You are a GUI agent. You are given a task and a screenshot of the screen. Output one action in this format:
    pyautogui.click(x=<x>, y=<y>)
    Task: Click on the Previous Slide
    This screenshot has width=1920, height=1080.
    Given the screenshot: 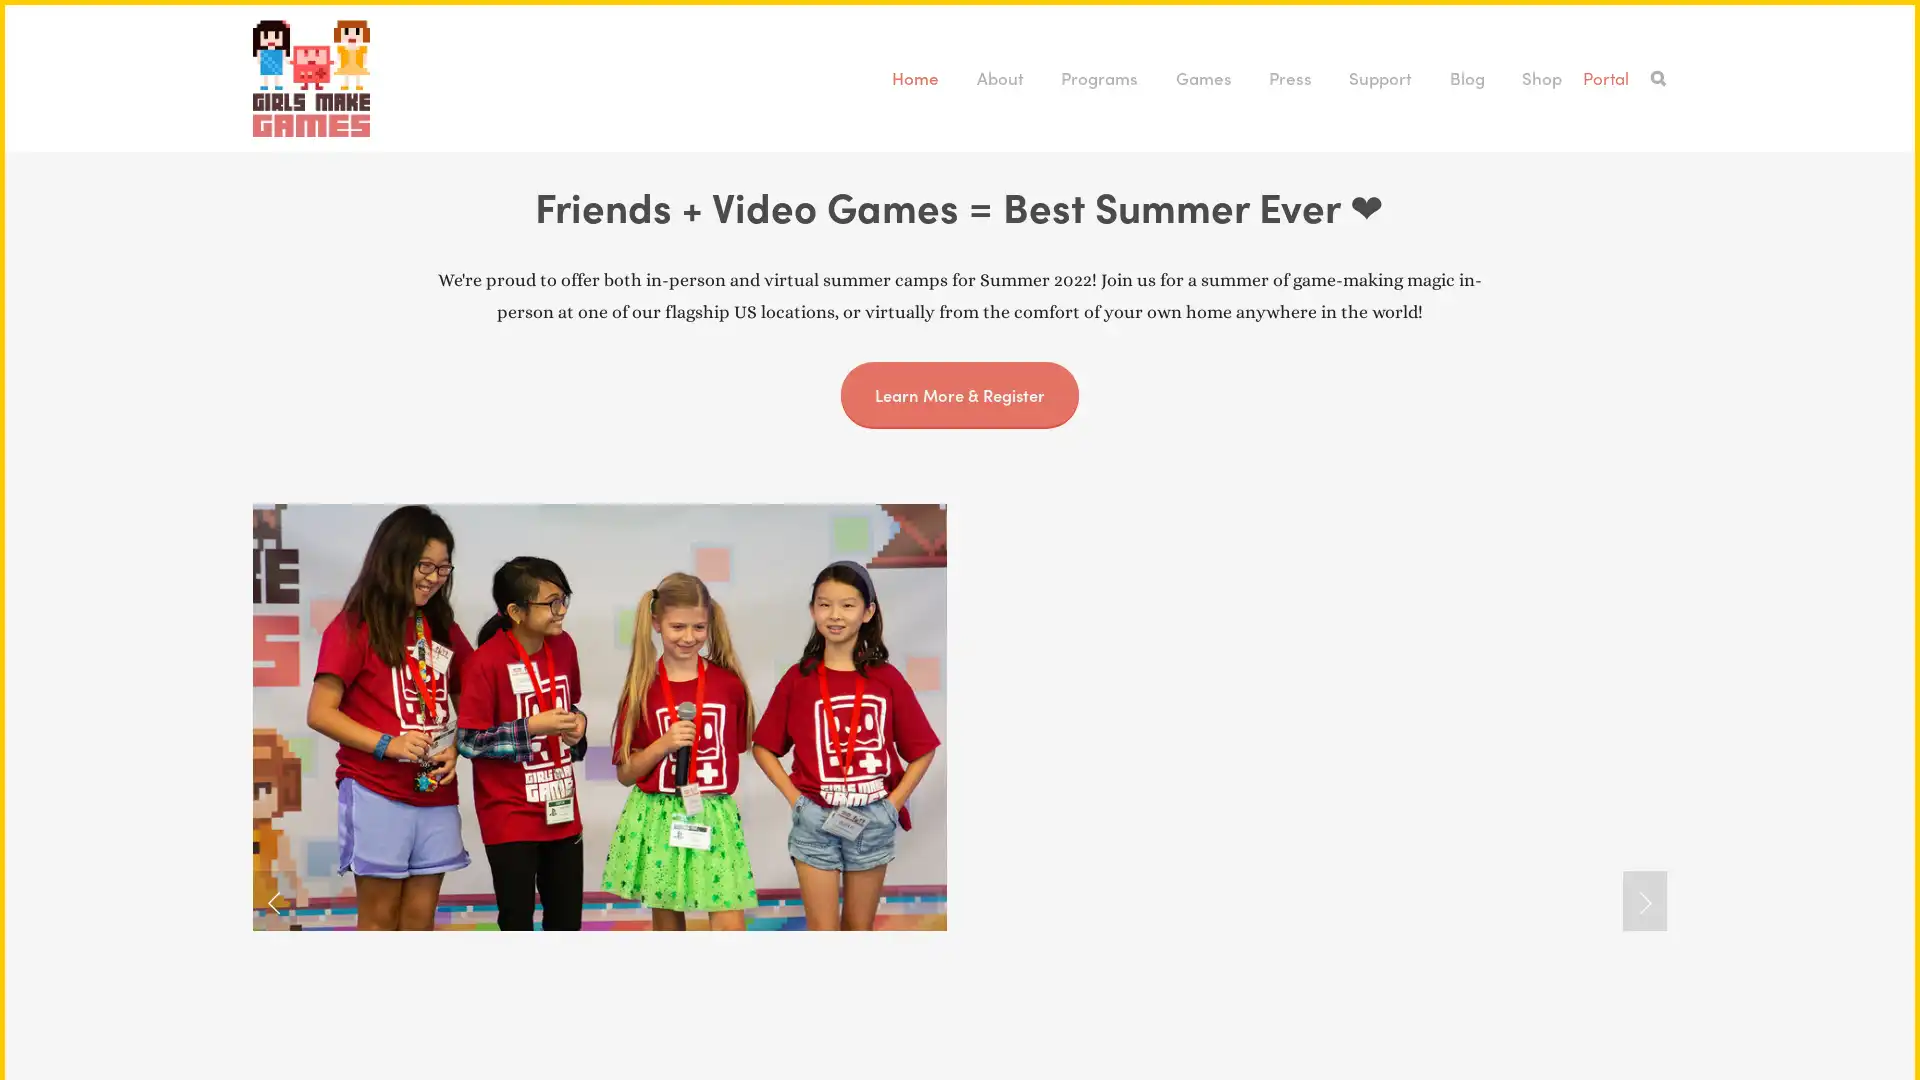 What is the action you would take?
    pyautogui.click(x=273, y=901)
    